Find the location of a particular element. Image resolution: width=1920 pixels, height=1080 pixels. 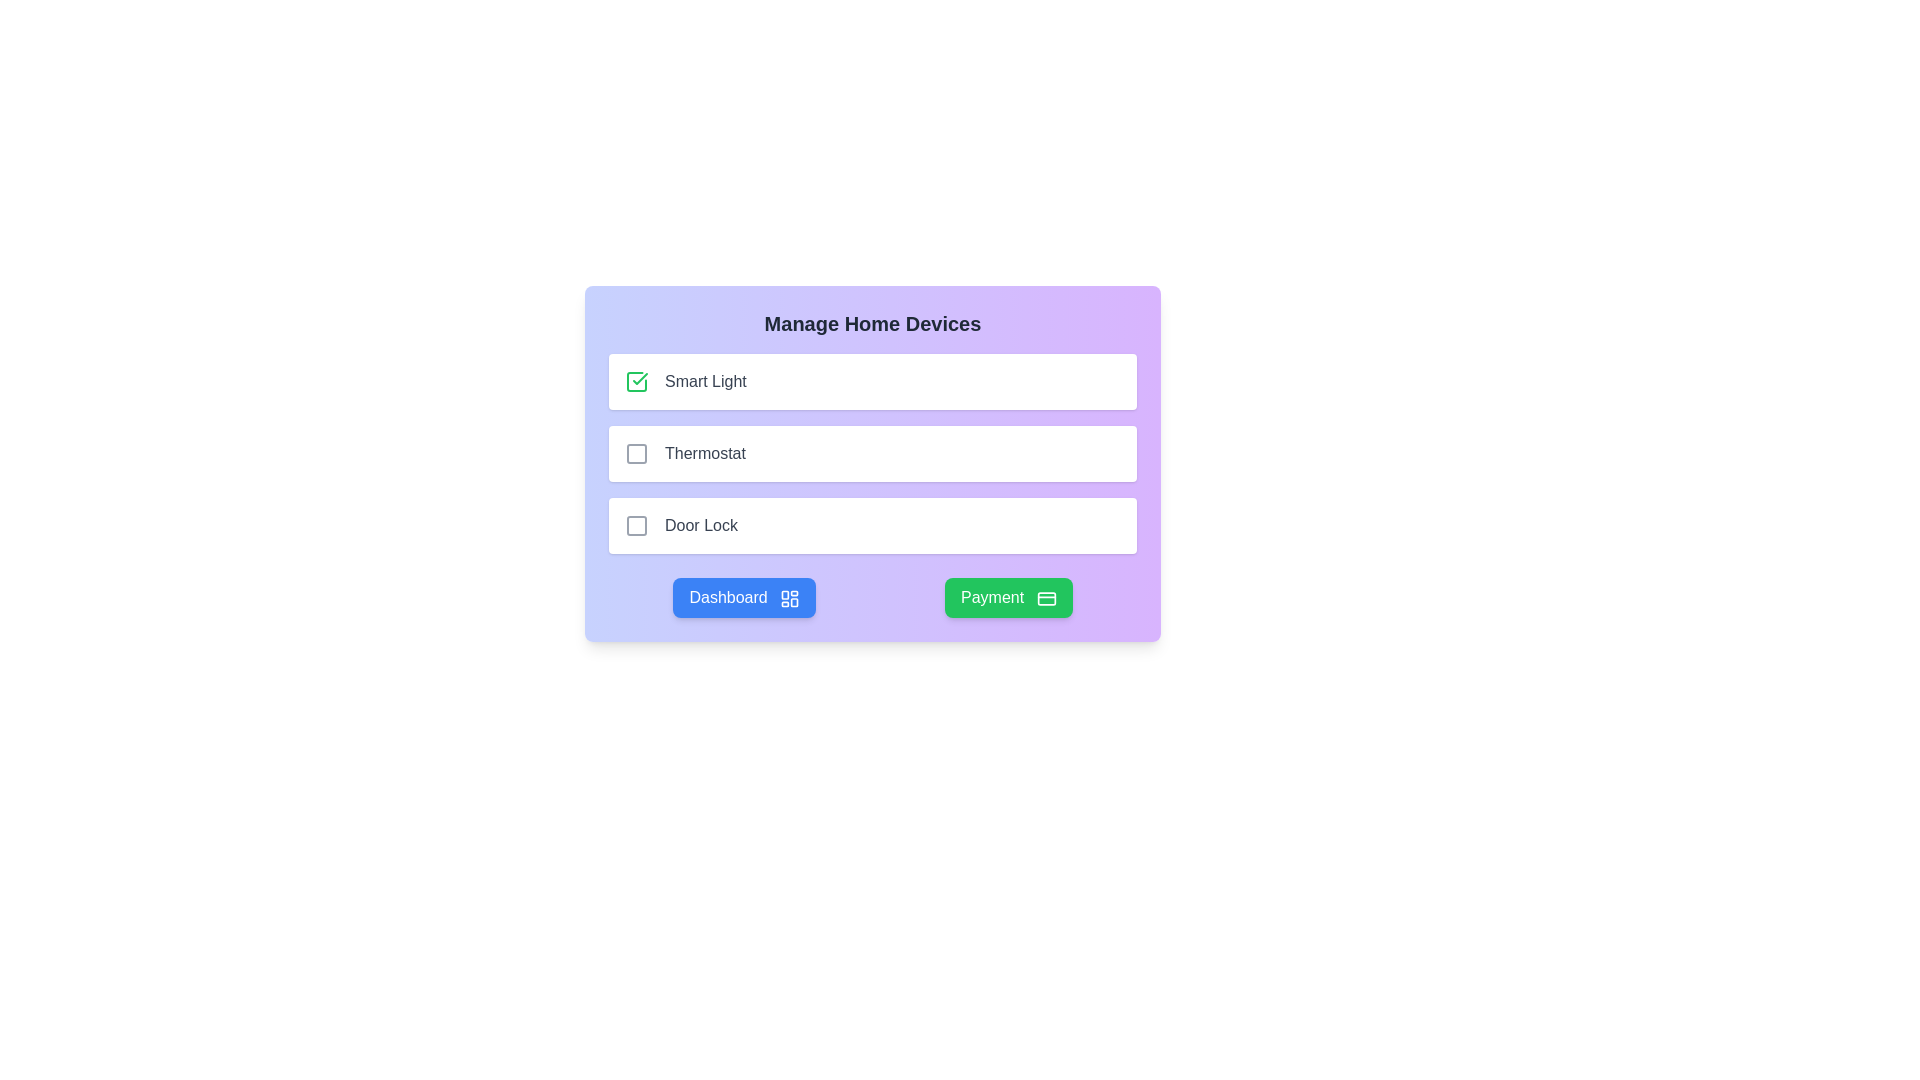

the checkbox located to the left of the 'Door Lock' label, which is styled with a thin border and no background, to focus on it is located at coordinates (636, 524).